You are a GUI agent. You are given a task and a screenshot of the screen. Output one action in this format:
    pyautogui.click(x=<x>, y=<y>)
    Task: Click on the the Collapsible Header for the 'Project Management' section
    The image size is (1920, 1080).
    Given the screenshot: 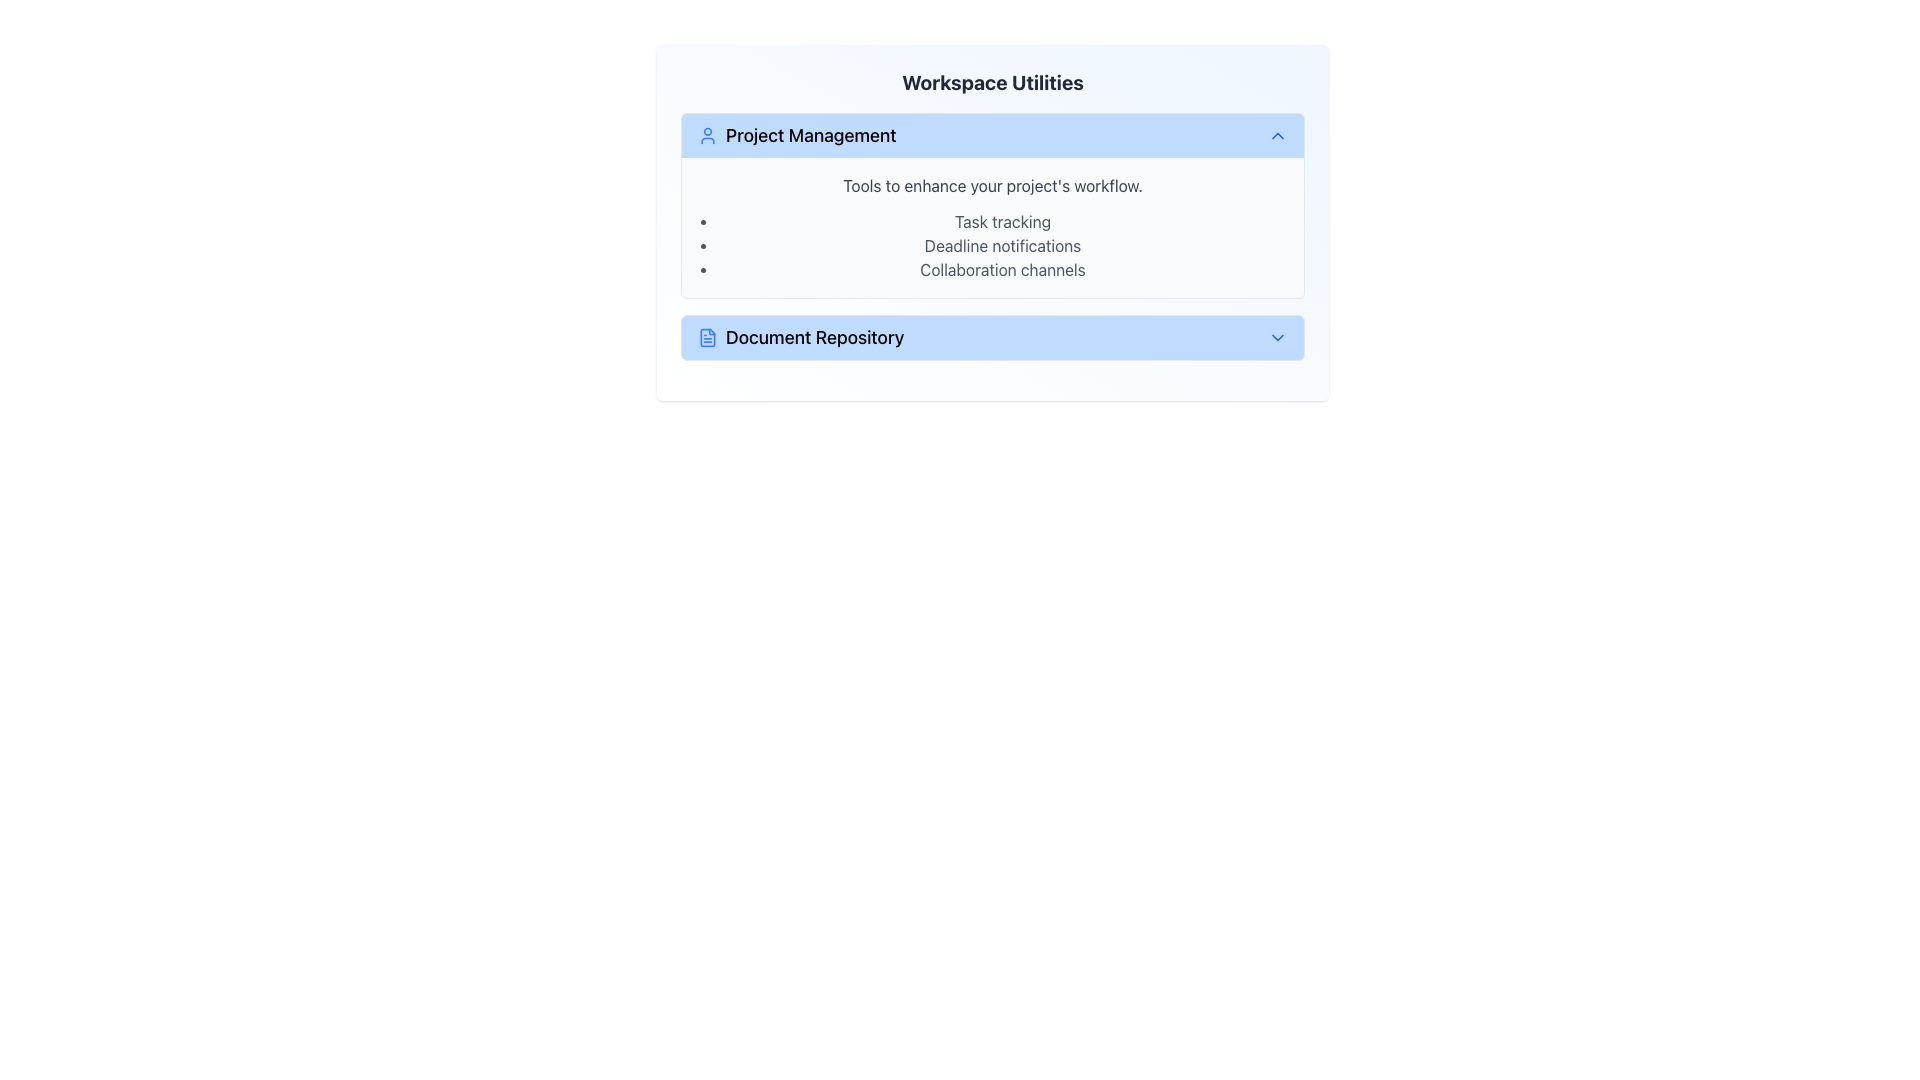 What is the action you would take?
    pyautogui.click(x=993, y=135)
    